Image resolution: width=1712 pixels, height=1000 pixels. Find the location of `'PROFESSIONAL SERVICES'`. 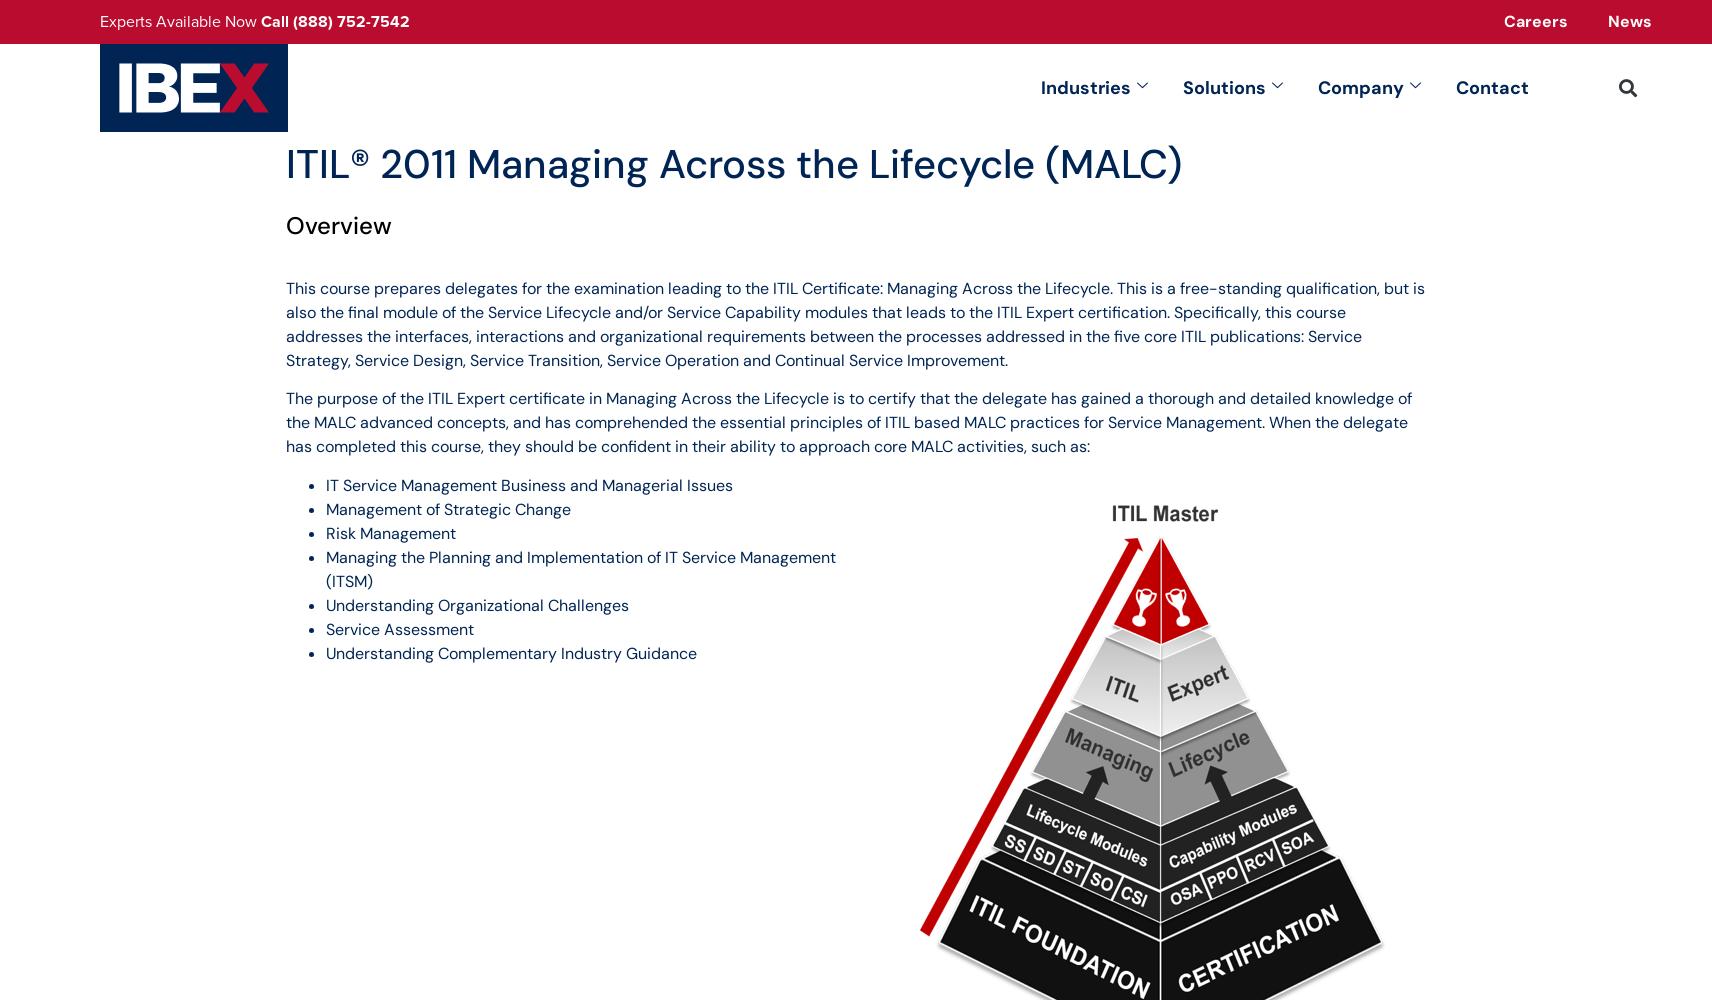

'PROFESSIONAL SERVICES' is located at coordinates (790, 188).